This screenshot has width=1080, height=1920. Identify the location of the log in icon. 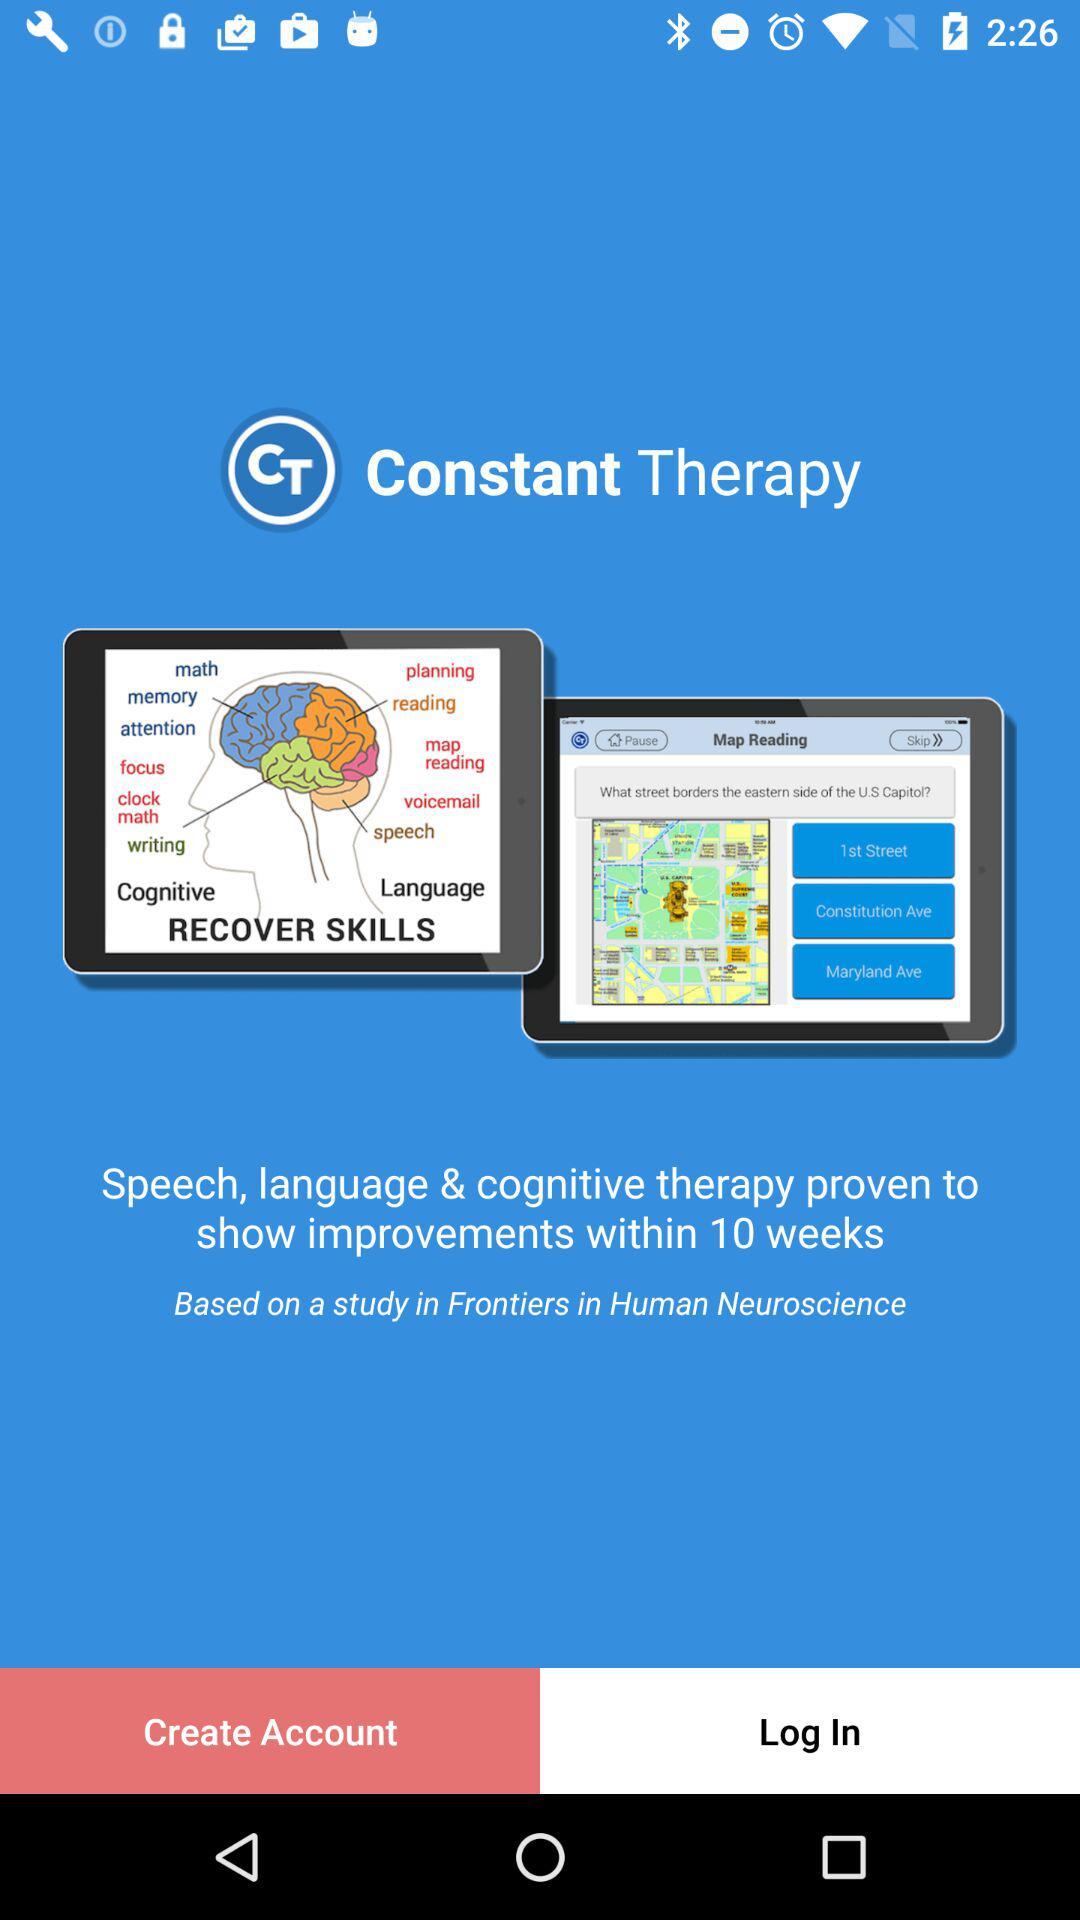
(810, 1730).